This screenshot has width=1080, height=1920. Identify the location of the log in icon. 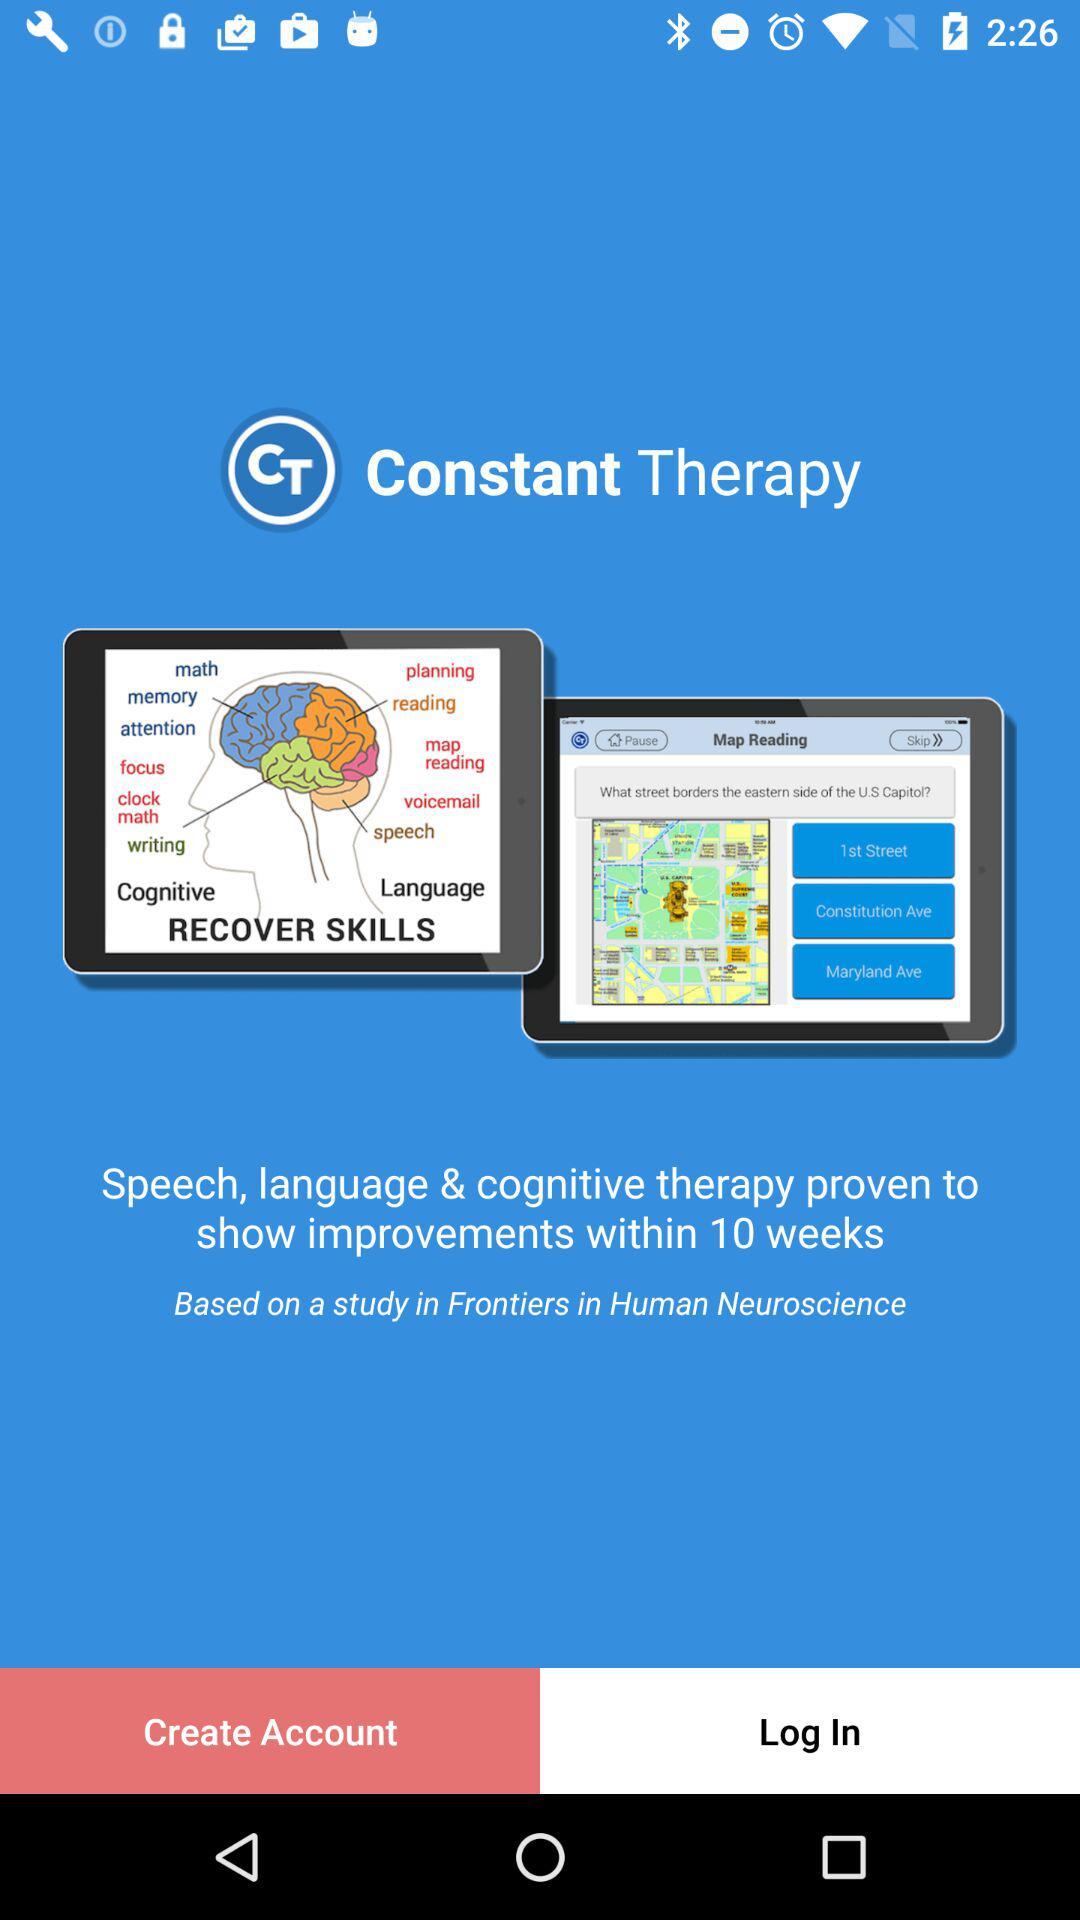
(810, 1730).